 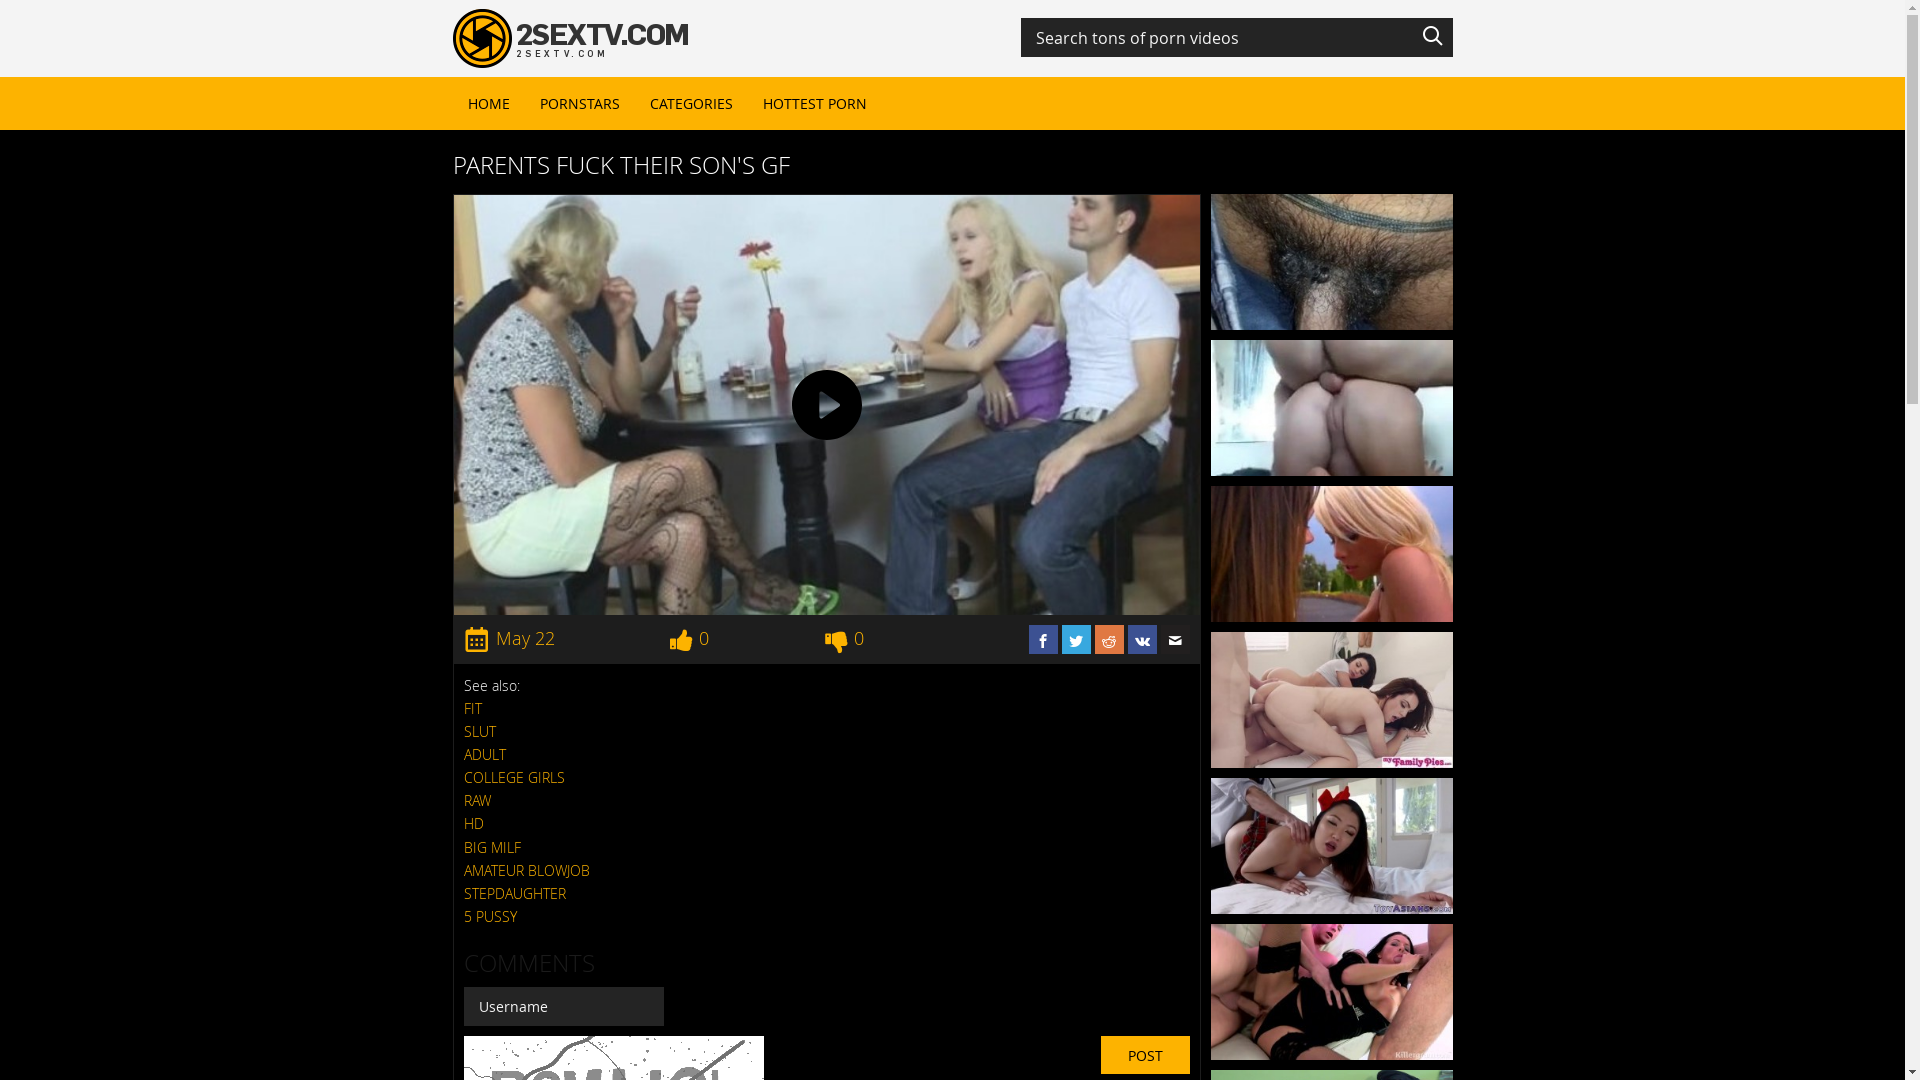 What do you see at coordinates (488, 103) in the screenshot?
I see `'HOME'` at bounding box center [488, 103].